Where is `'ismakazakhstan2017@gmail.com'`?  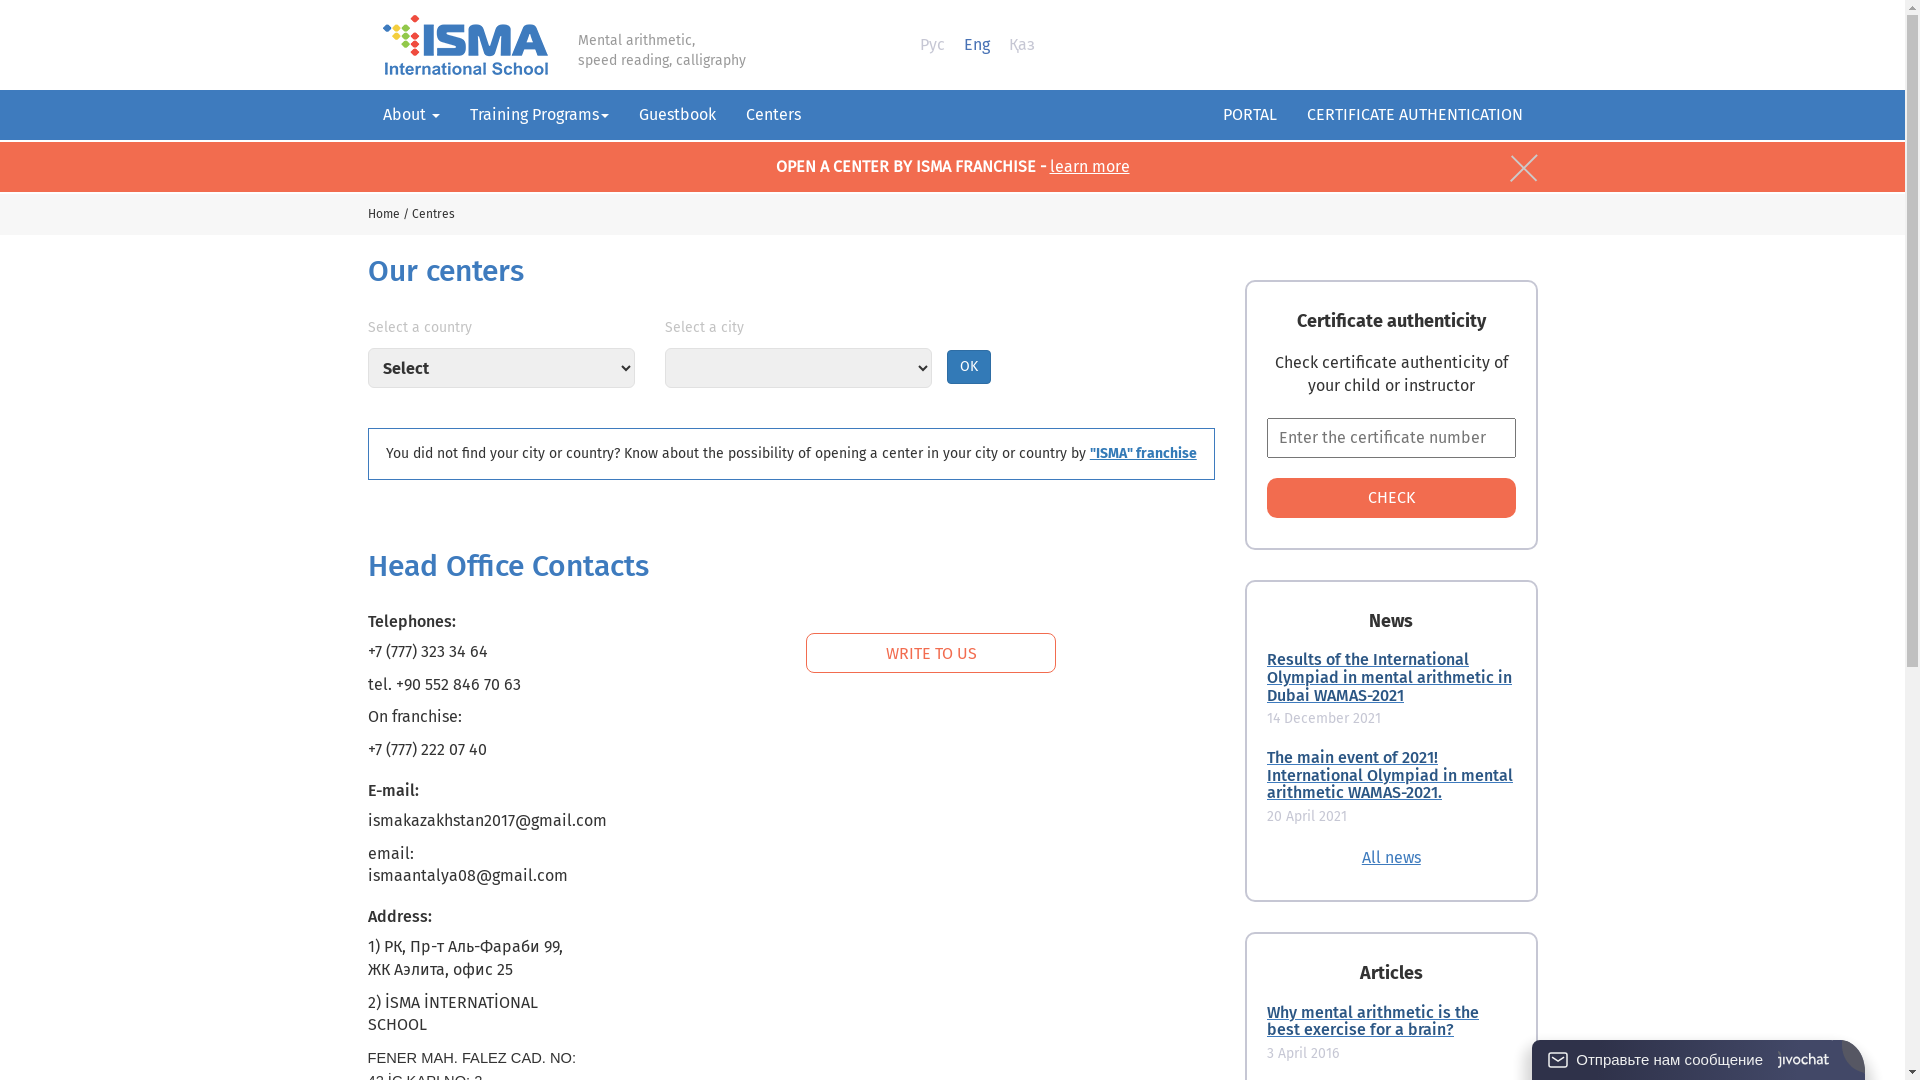
'ismakazakhstan2017@gmail.com' is located at coordinates (487, 820).